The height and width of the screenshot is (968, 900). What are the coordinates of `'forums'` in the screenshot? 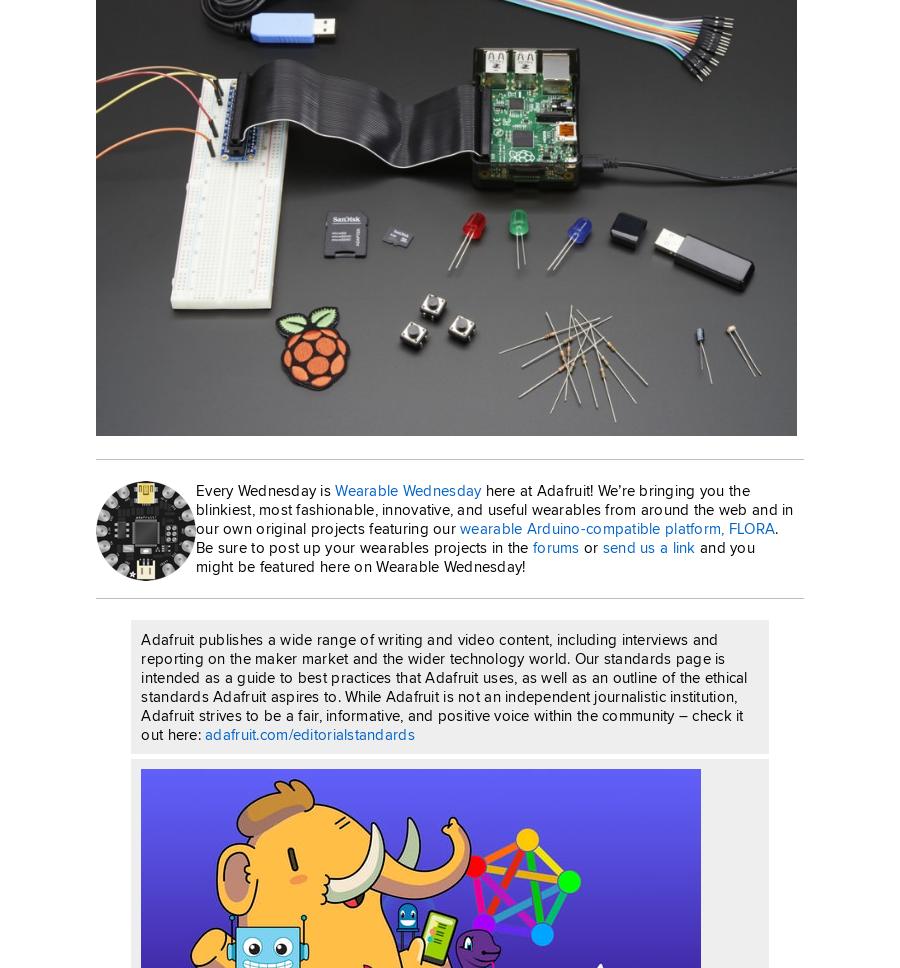 It's located at (555, 545).